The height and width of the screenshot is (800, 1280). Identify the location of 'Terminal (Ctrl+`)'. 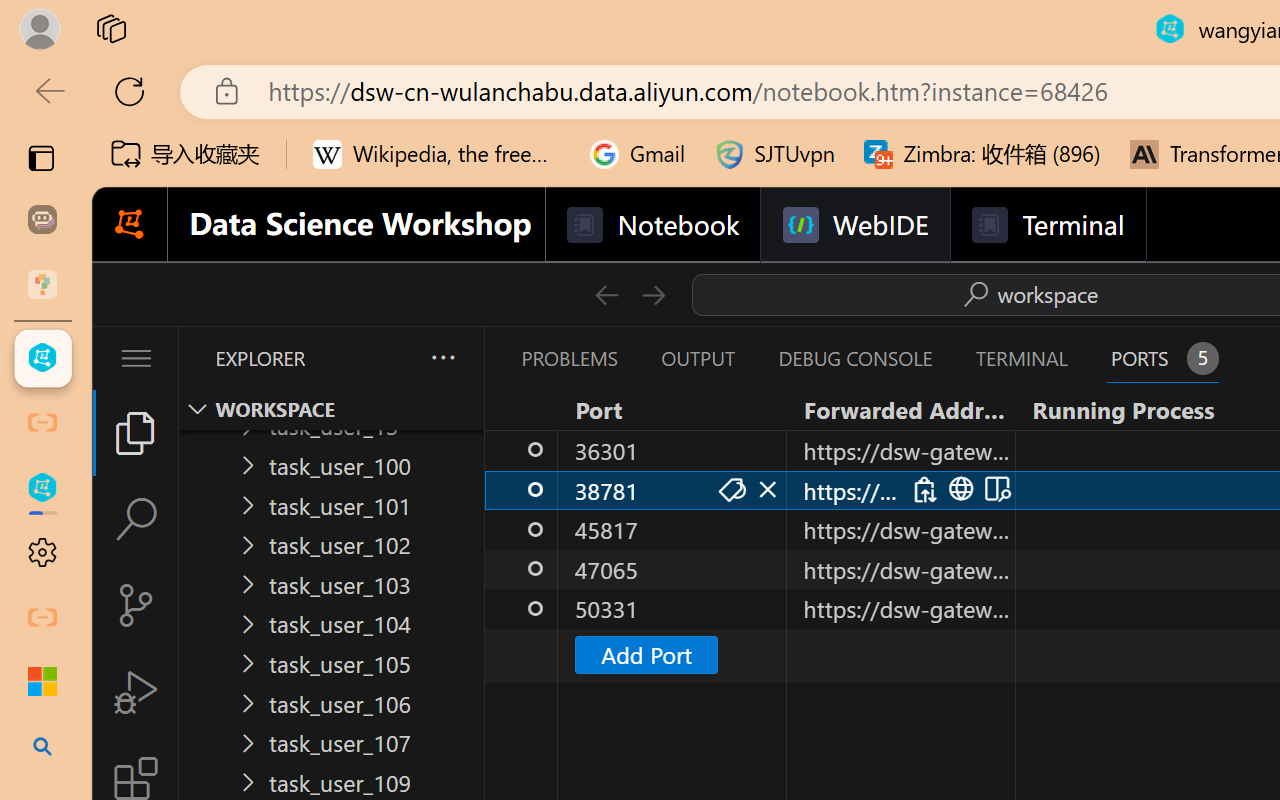
(1021, 358).